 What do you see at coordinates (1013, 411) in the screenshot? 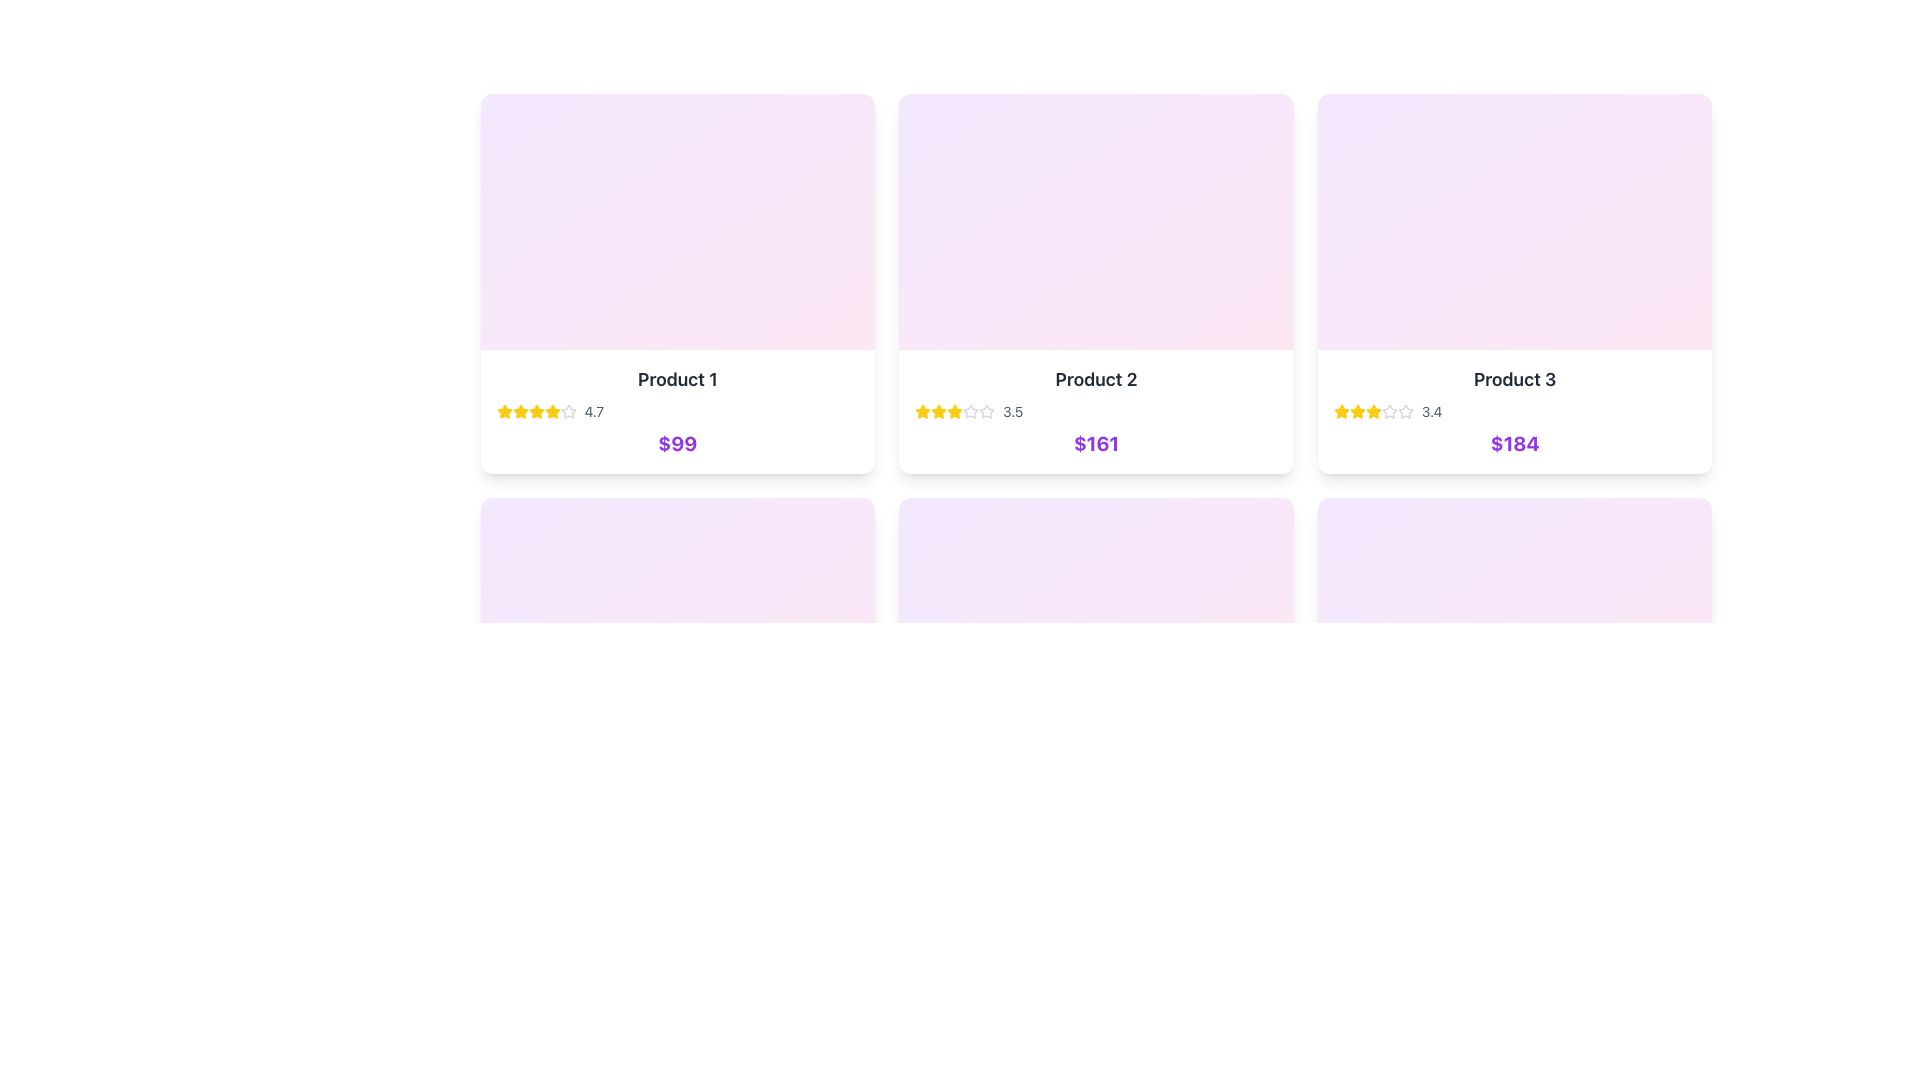
I see `the text label displaying '3.5' in gray color, which is aligned to the right of the star rating system within the 'Product 2' information card` at bounding box center [1013, 411].